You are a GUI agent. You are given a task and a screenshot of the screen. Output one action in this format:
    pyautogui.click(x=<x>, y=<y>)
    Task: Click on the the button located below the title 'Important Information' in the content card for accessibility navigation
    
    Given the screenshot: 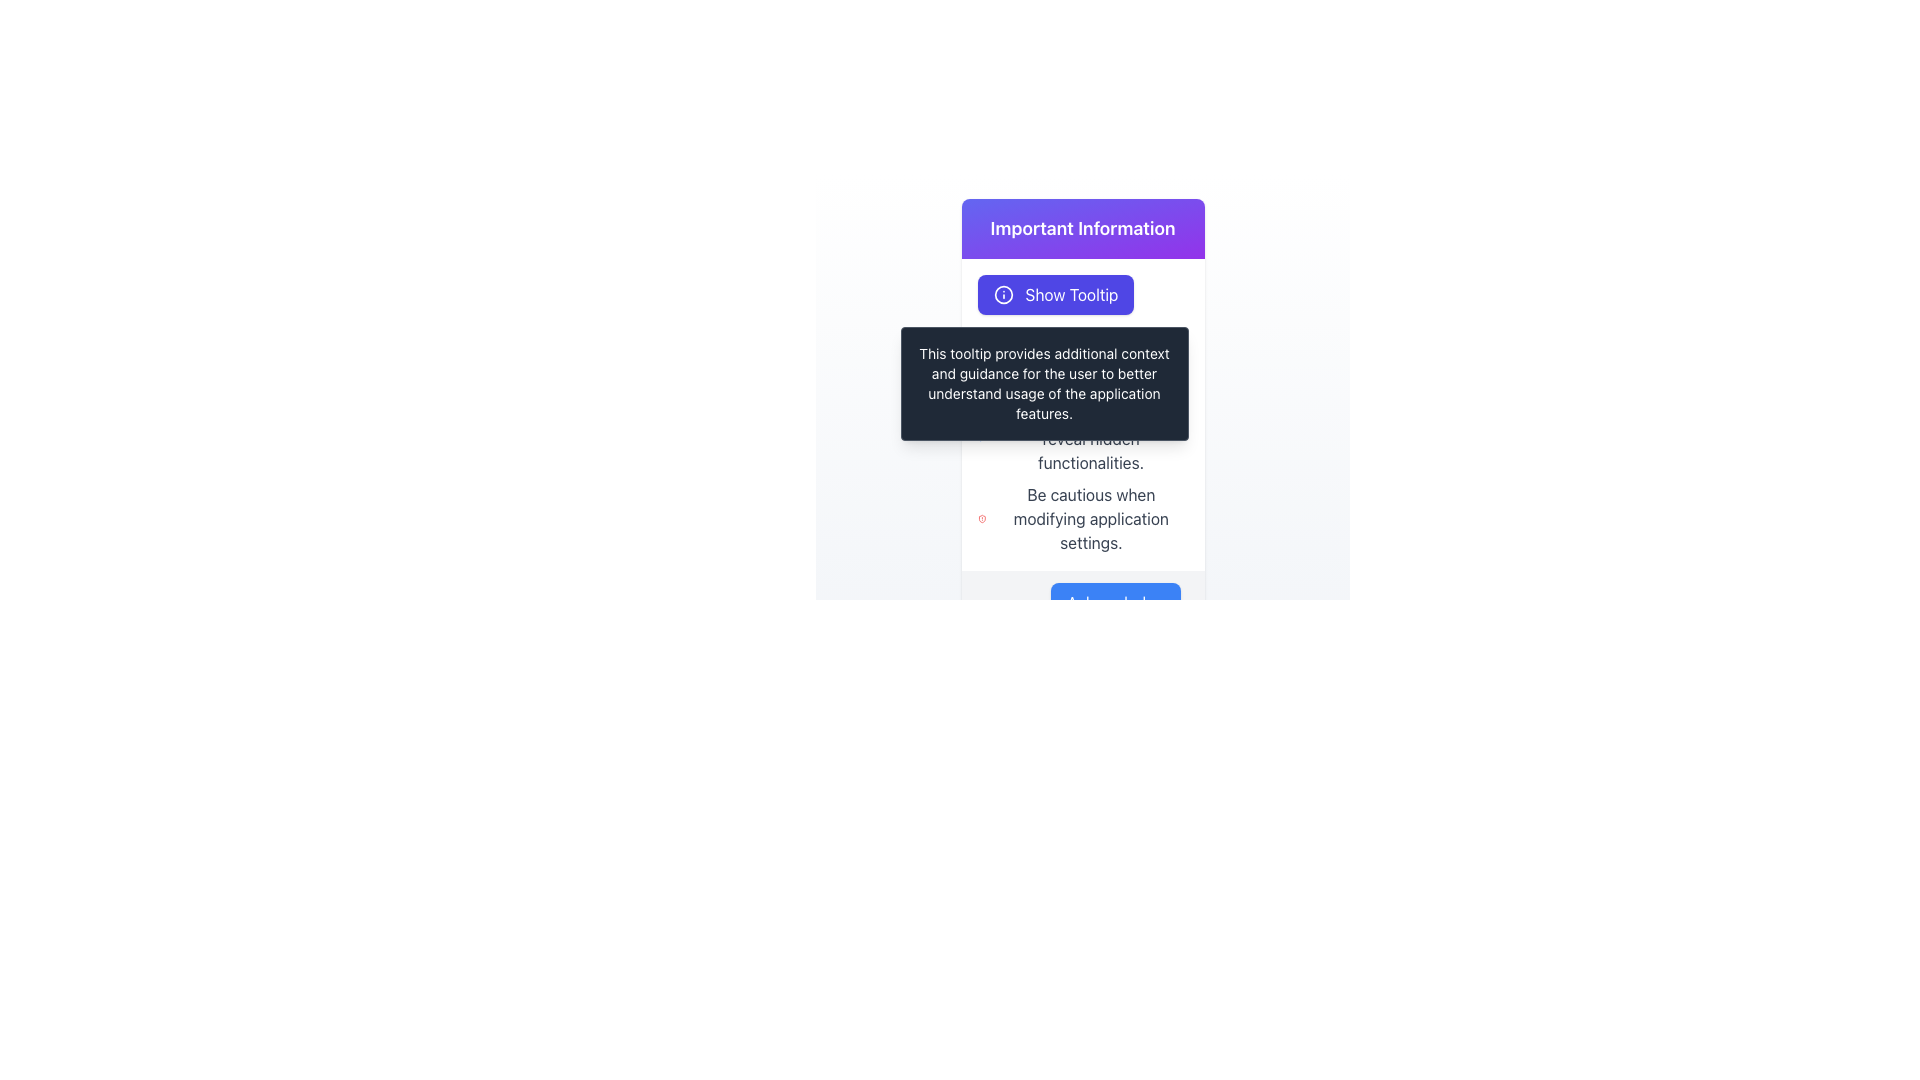 What is the action you would take?
    pyautogui.click(x=1082, y=294)
    